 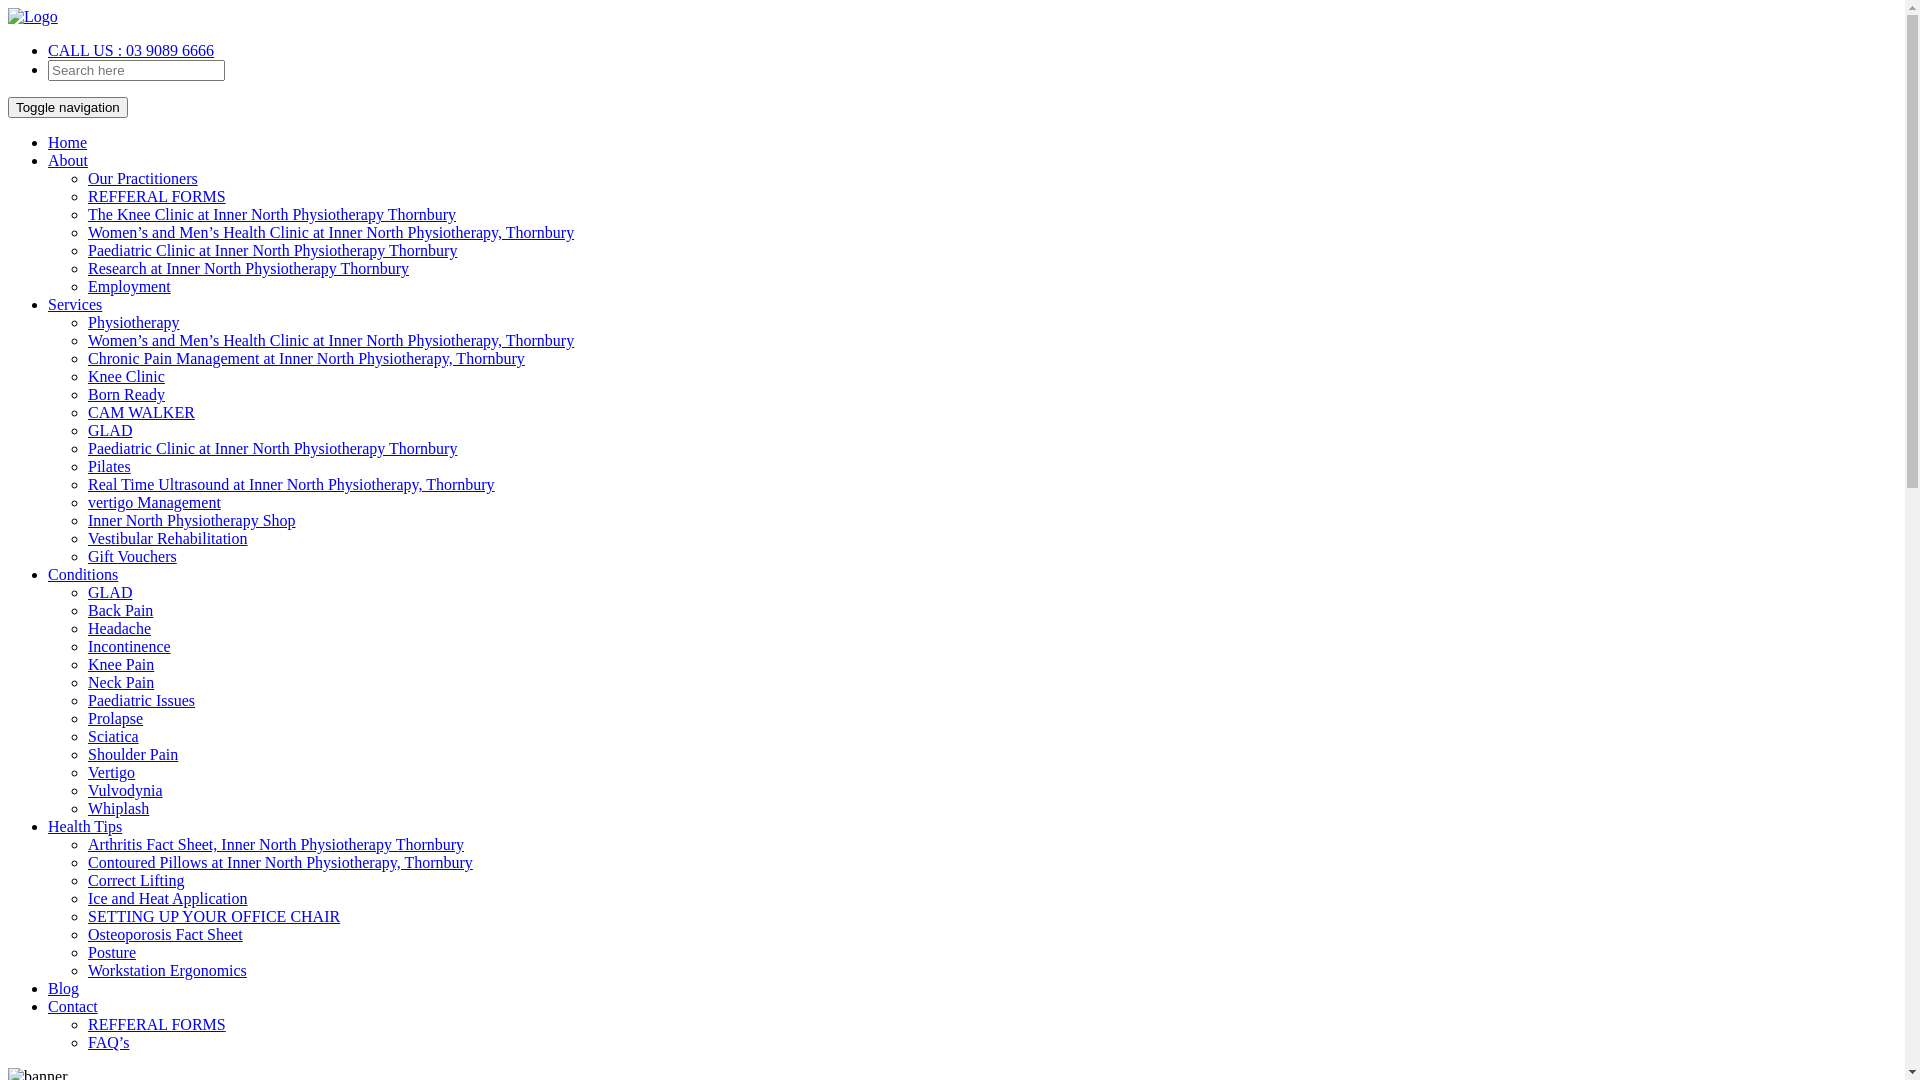 I want to click on 'REFFERAL FORMS', so click(x=156, y=1024).